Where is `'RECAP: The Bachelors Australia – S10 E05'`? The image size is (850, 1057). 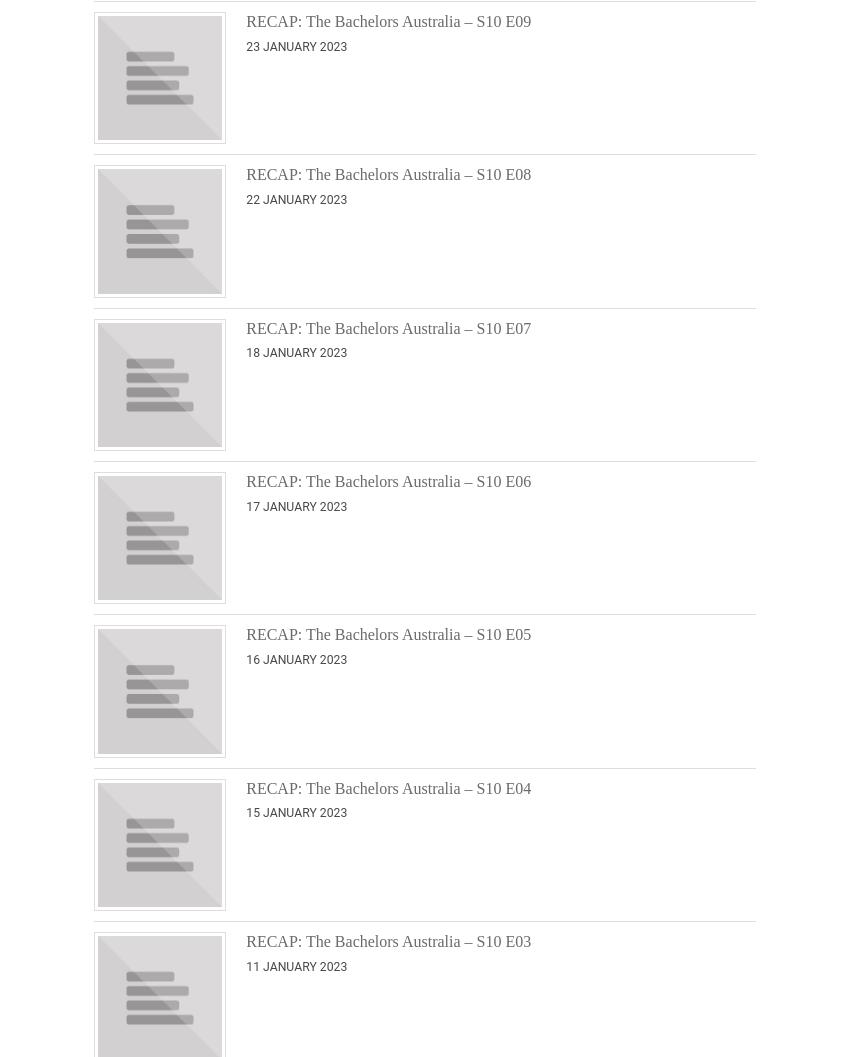 'RECAP: The Bachelors Australia – S10 E05' is located at coordinates (388, 634).